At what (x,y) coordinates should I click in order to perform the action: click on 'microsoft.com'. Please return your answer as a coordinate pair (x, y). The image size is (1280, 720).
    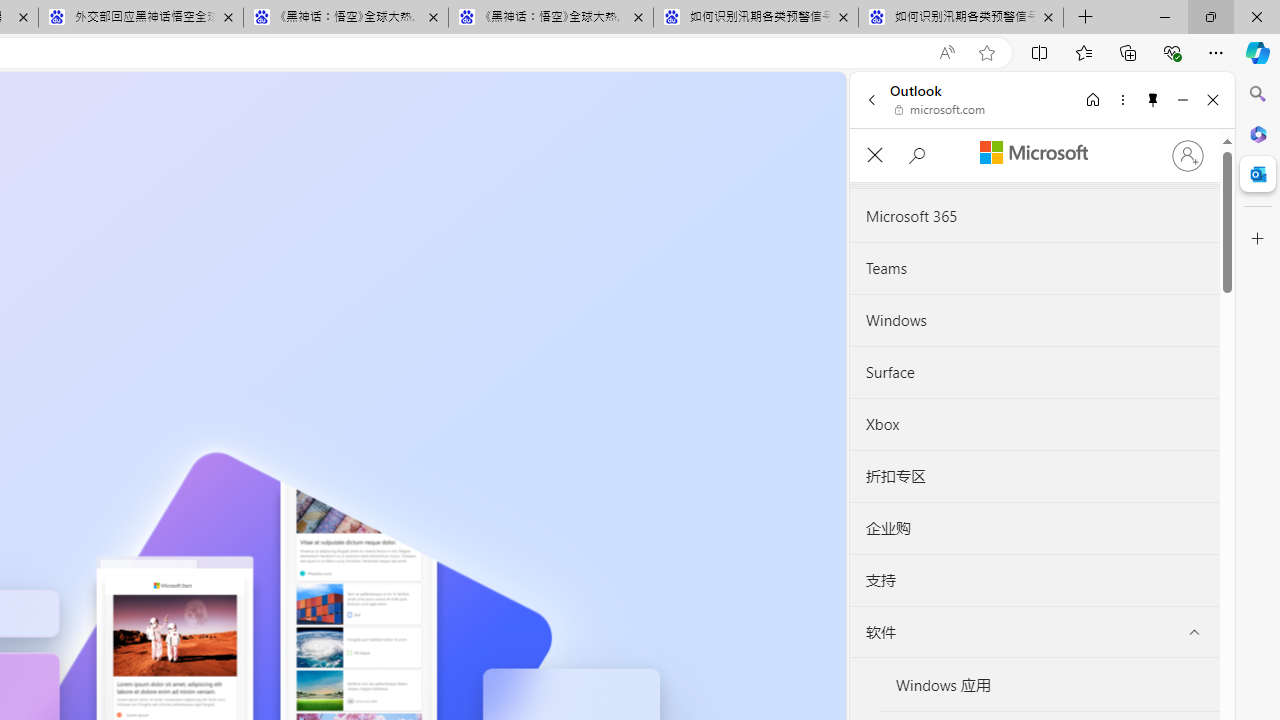
    Looking at the image, I should click on (939, 110).